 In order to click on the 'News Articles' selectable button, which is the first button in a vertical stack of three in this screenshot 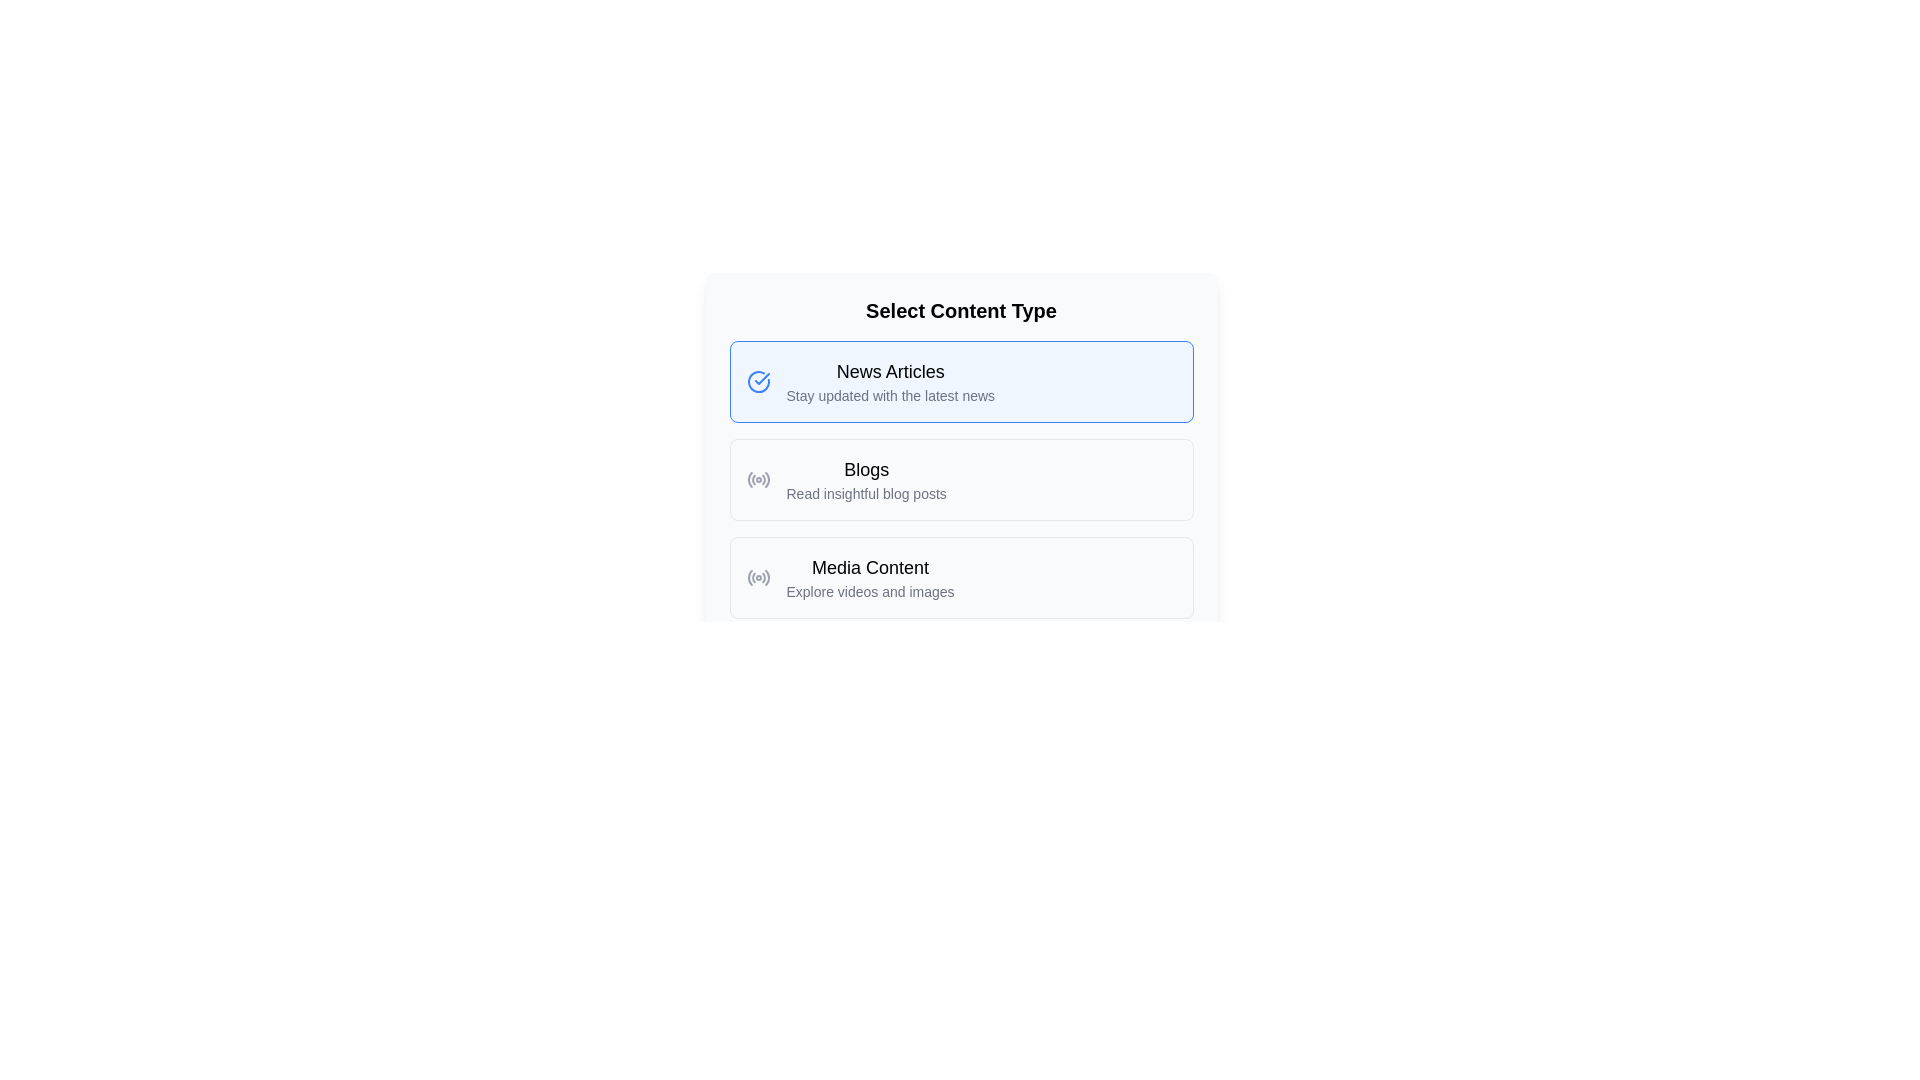, I will do `click(961, 381)`.